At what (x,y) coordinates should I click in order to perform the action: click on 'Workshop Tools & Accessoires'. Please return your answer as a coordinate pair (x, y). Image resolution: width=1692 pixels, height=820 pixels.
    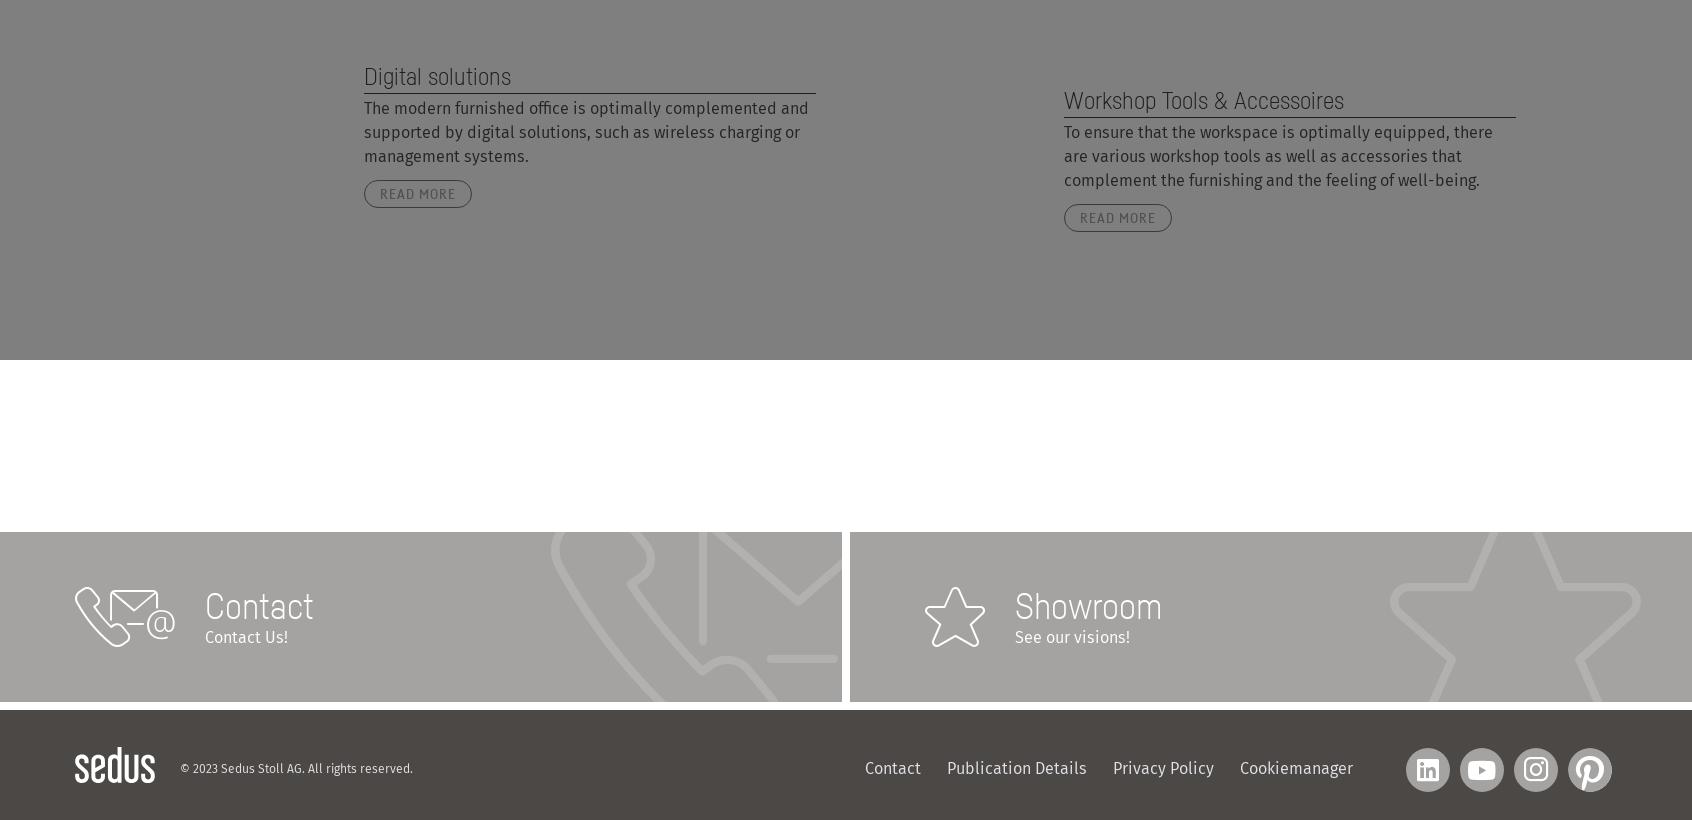
    Looking at the image, I should click on (1063, 98).